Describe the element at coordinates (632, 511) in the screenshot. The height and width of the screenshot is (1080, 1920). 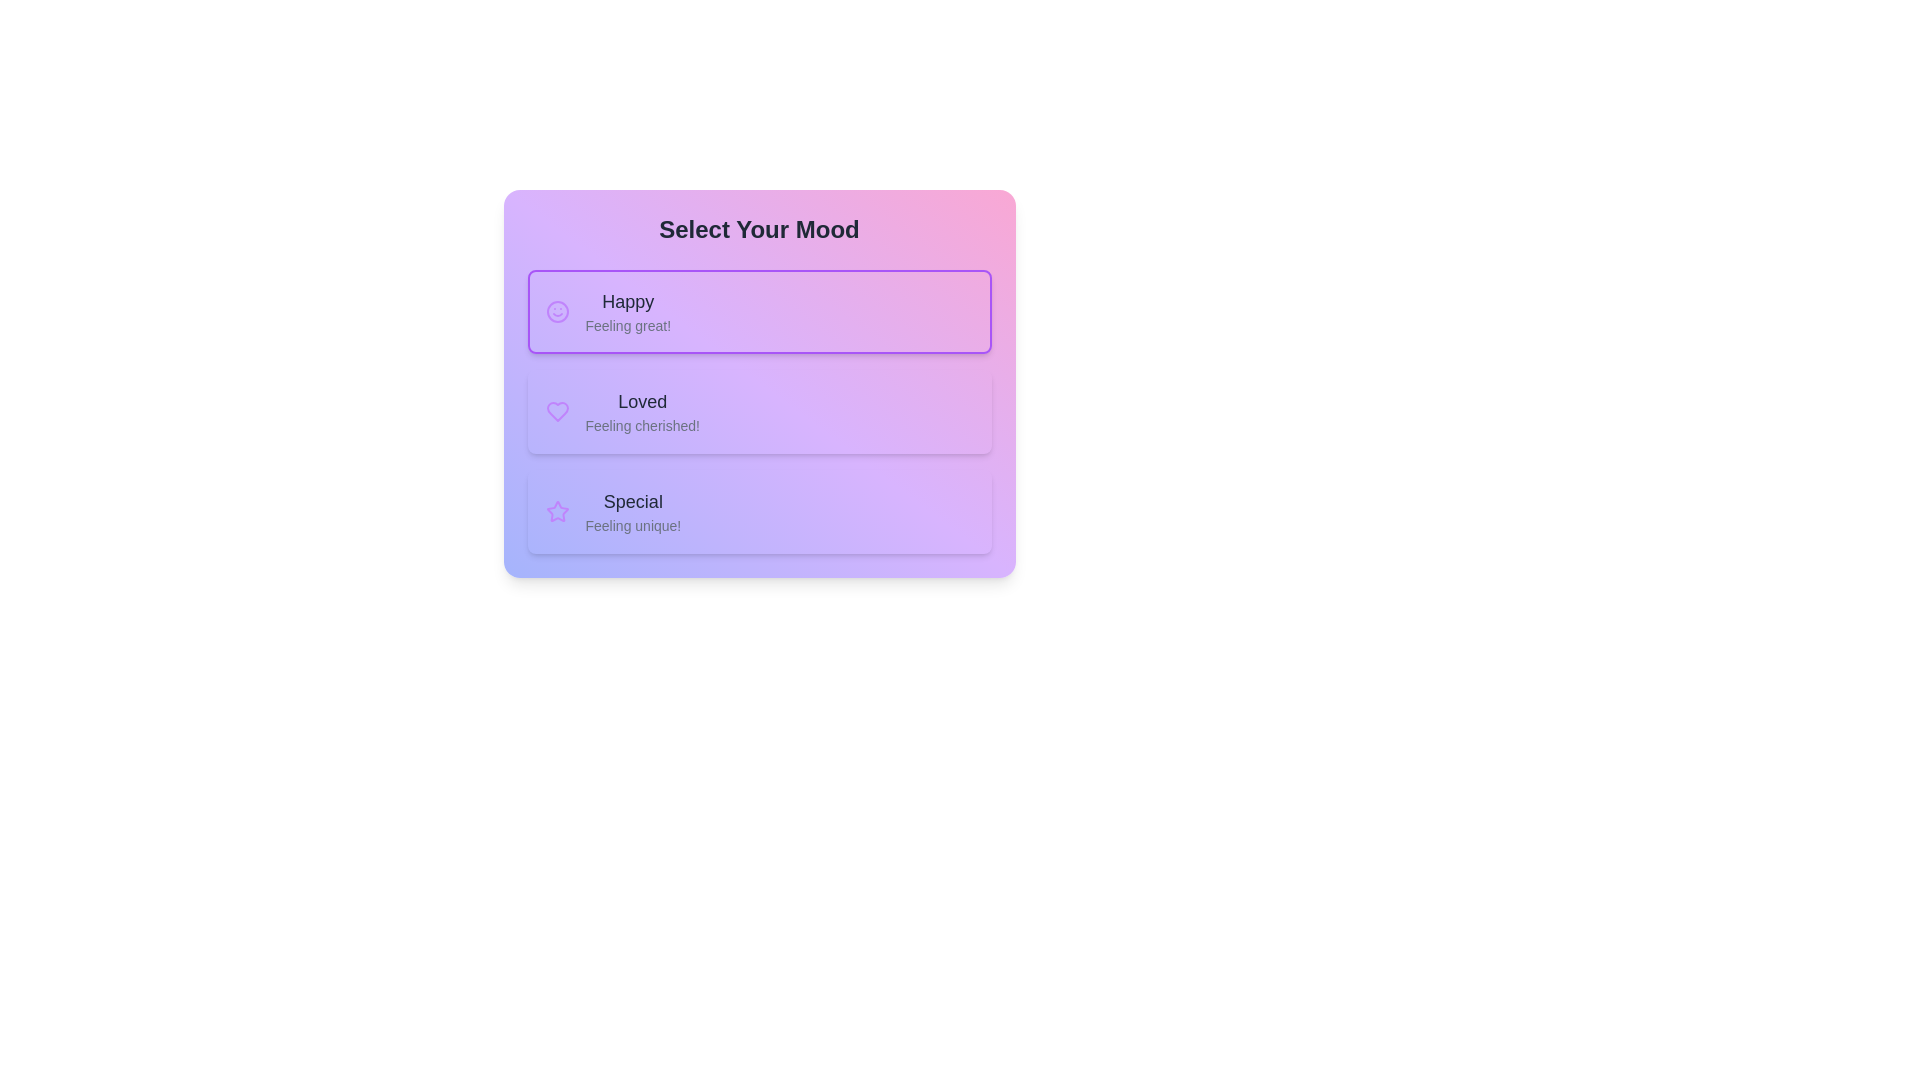
I see `the 'Special' mood option in the mood selection list, which is the third item below the 'Loved' entry and has a star icon to its left` at that location.